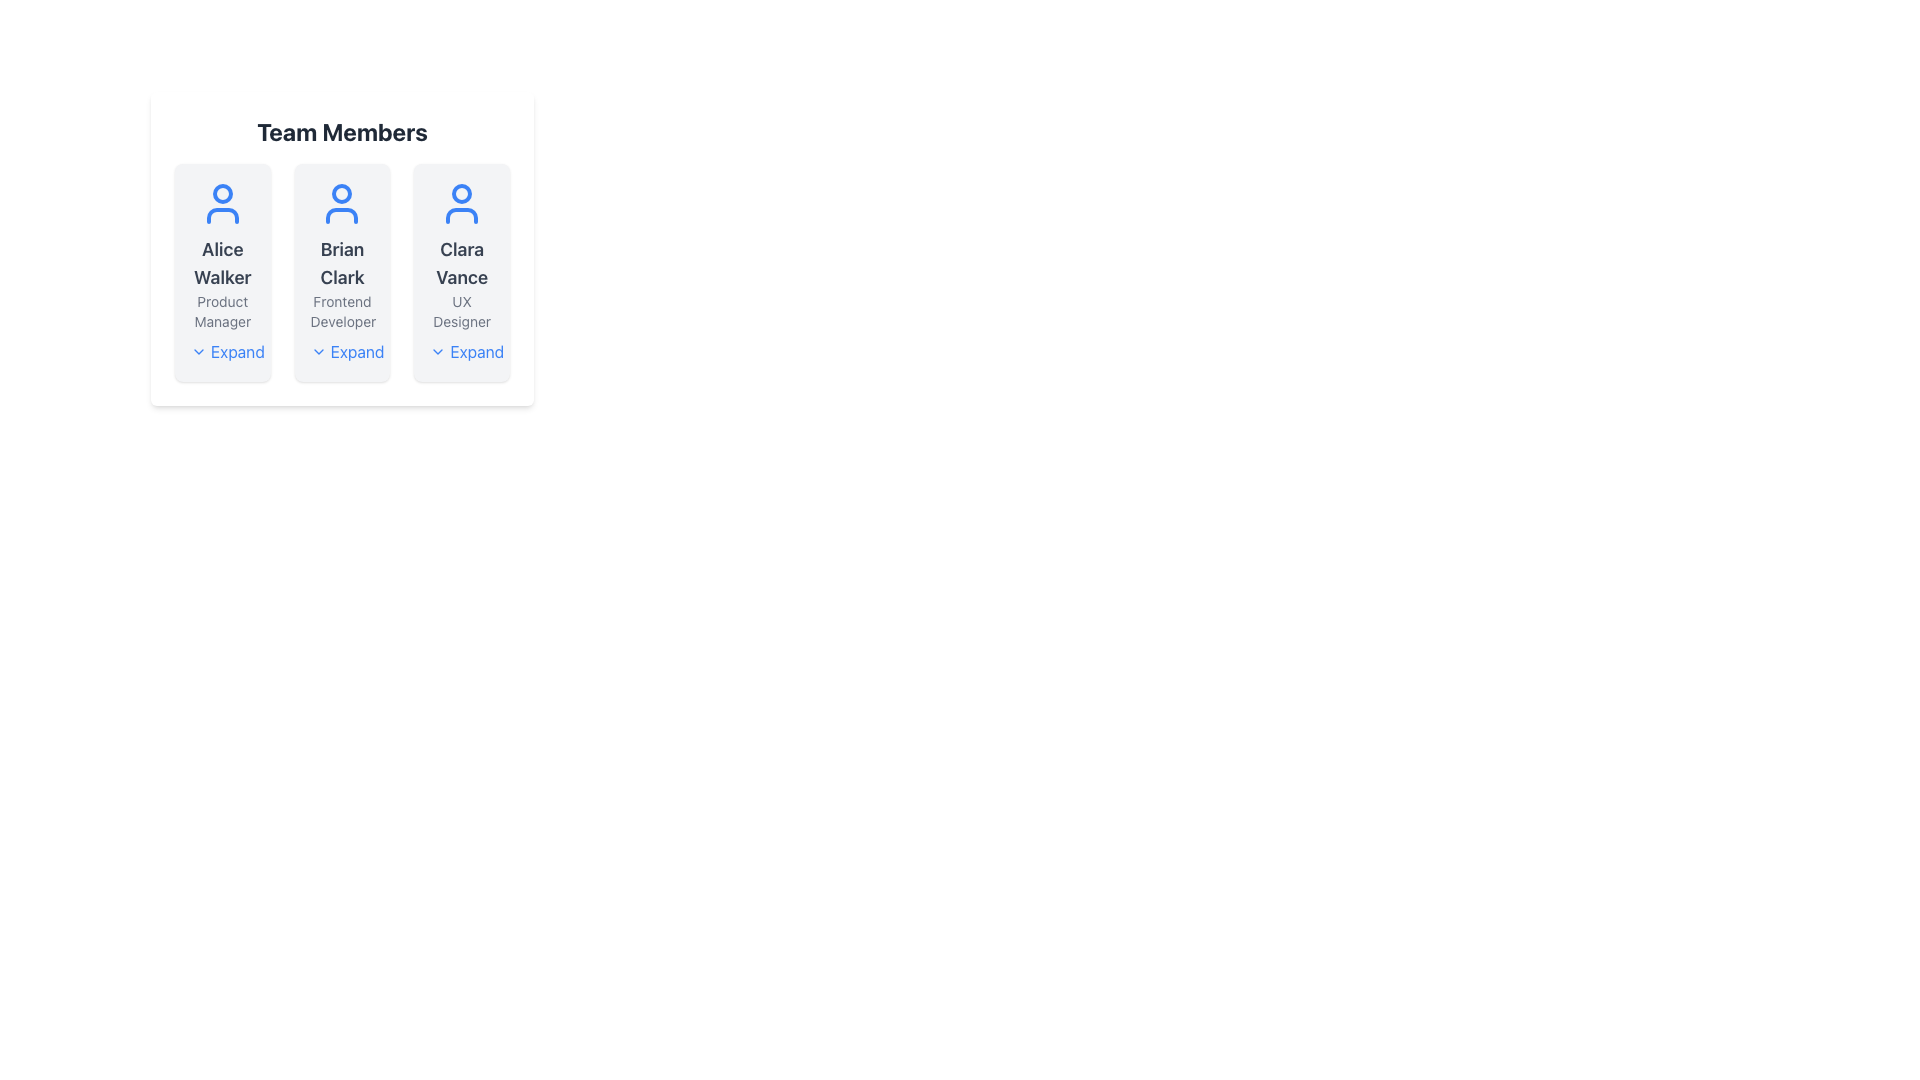  I want to click on the torso icon element within the SVG graphic representing Brian Clark, the second user in the team member list, so click(342, 216).